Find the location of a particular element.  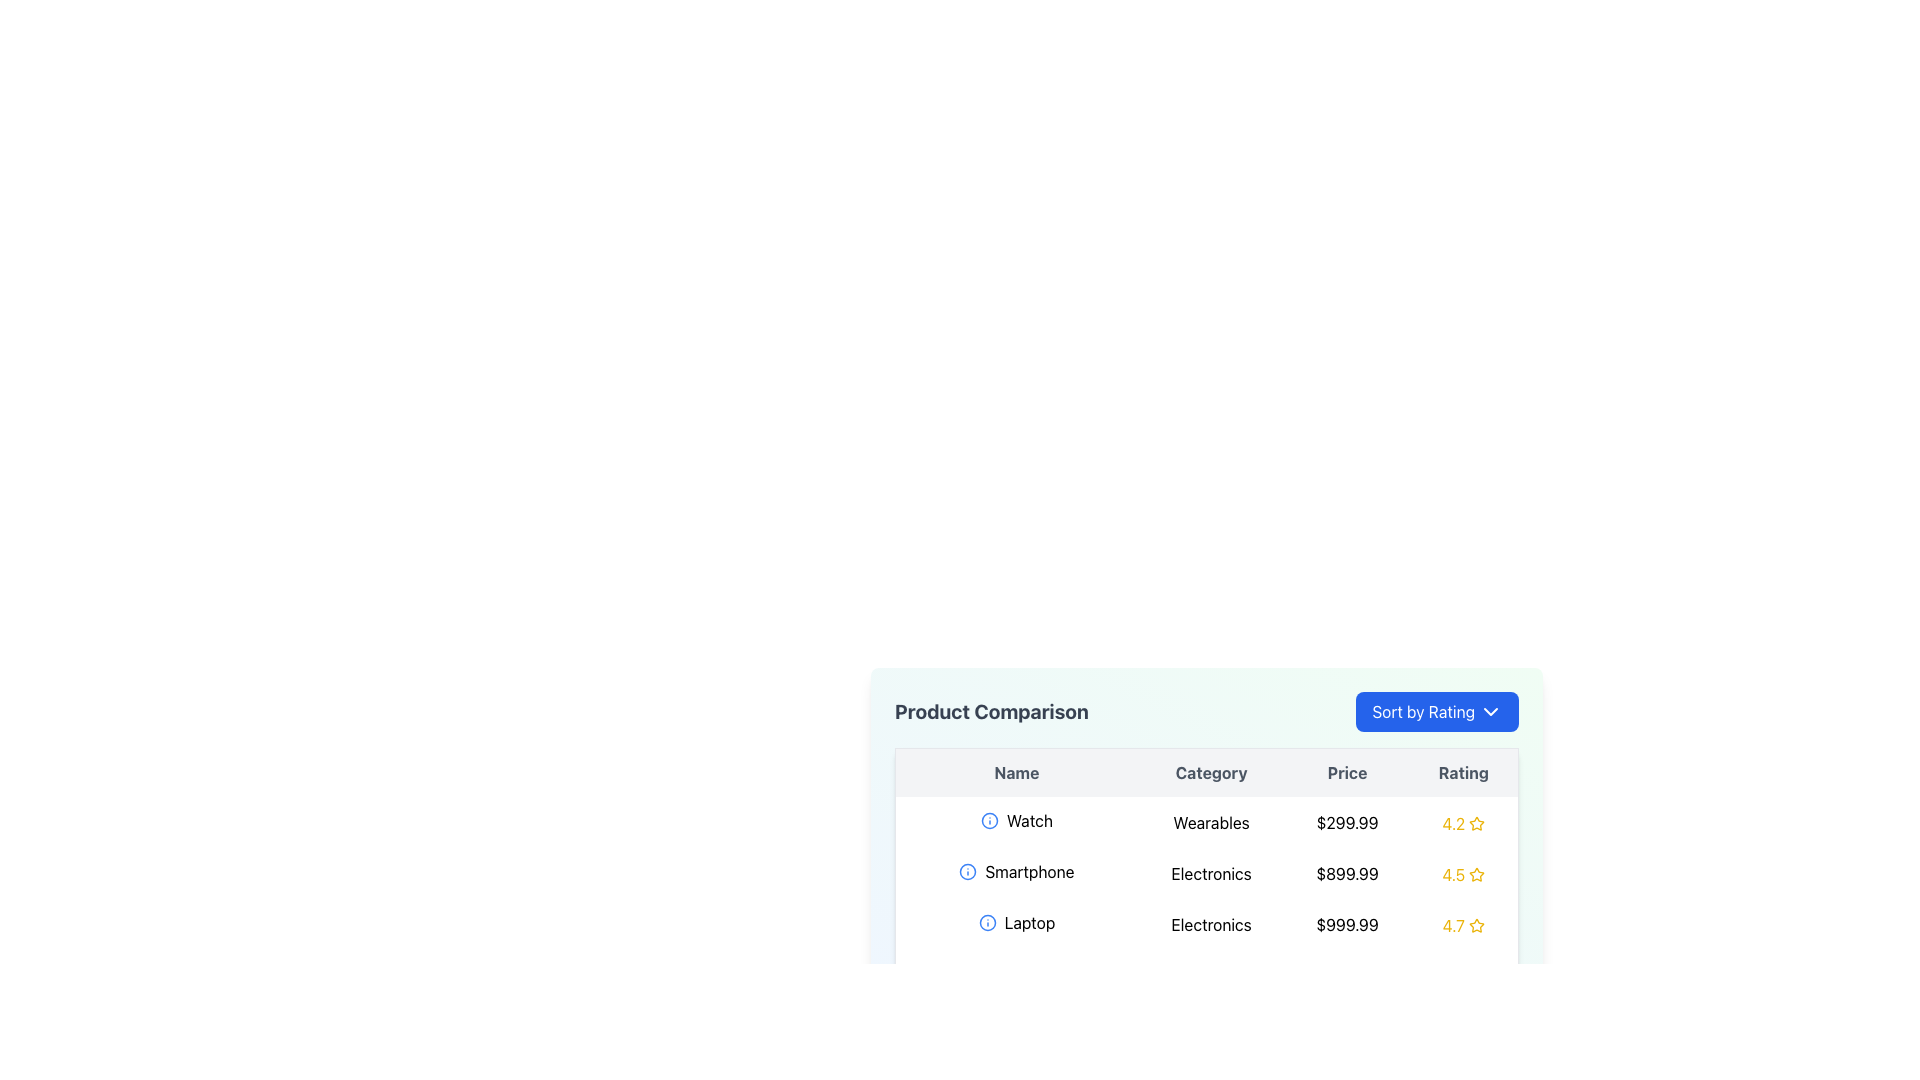

the 'Category' text label, which is styled in dark gray and located in the table header between 'Name' and 'Price' is located at coordinates (1210, 771).